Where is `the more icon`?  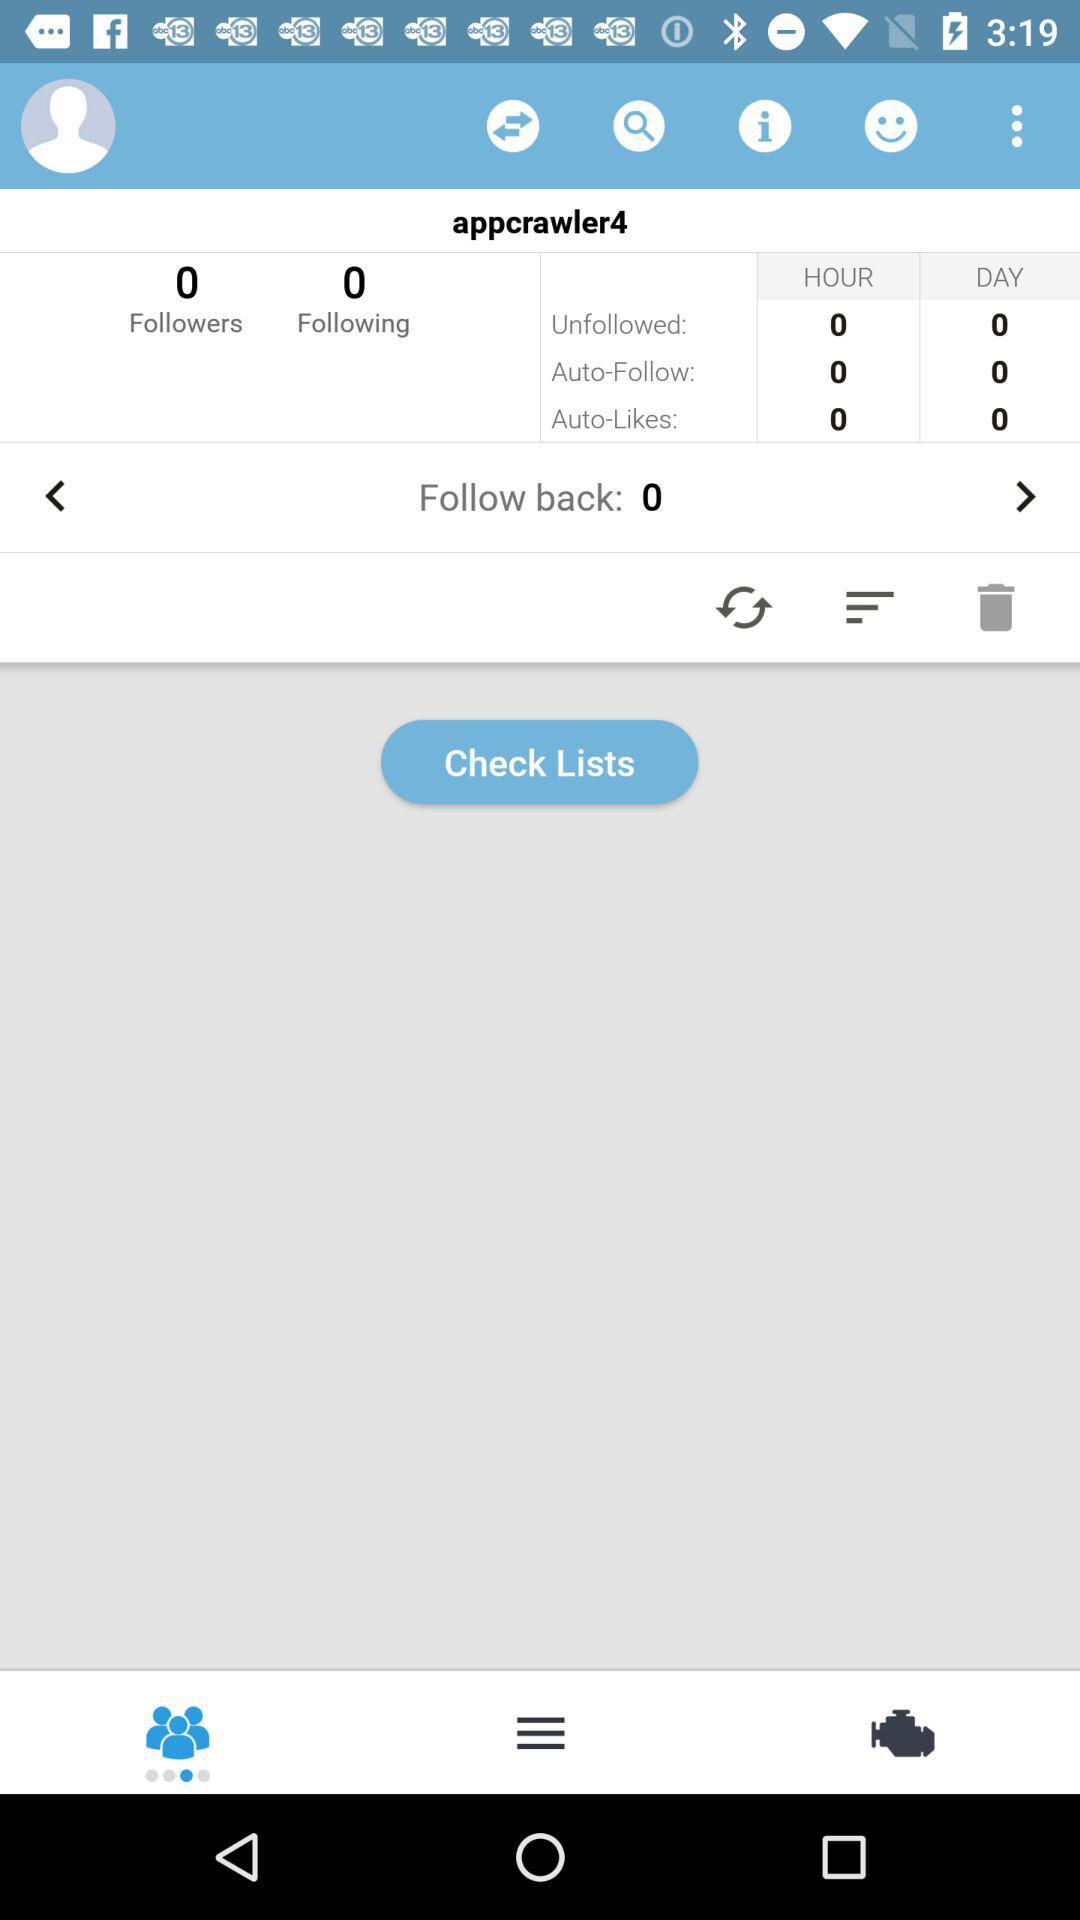
the more icon is located at coordinates (540, 1730).